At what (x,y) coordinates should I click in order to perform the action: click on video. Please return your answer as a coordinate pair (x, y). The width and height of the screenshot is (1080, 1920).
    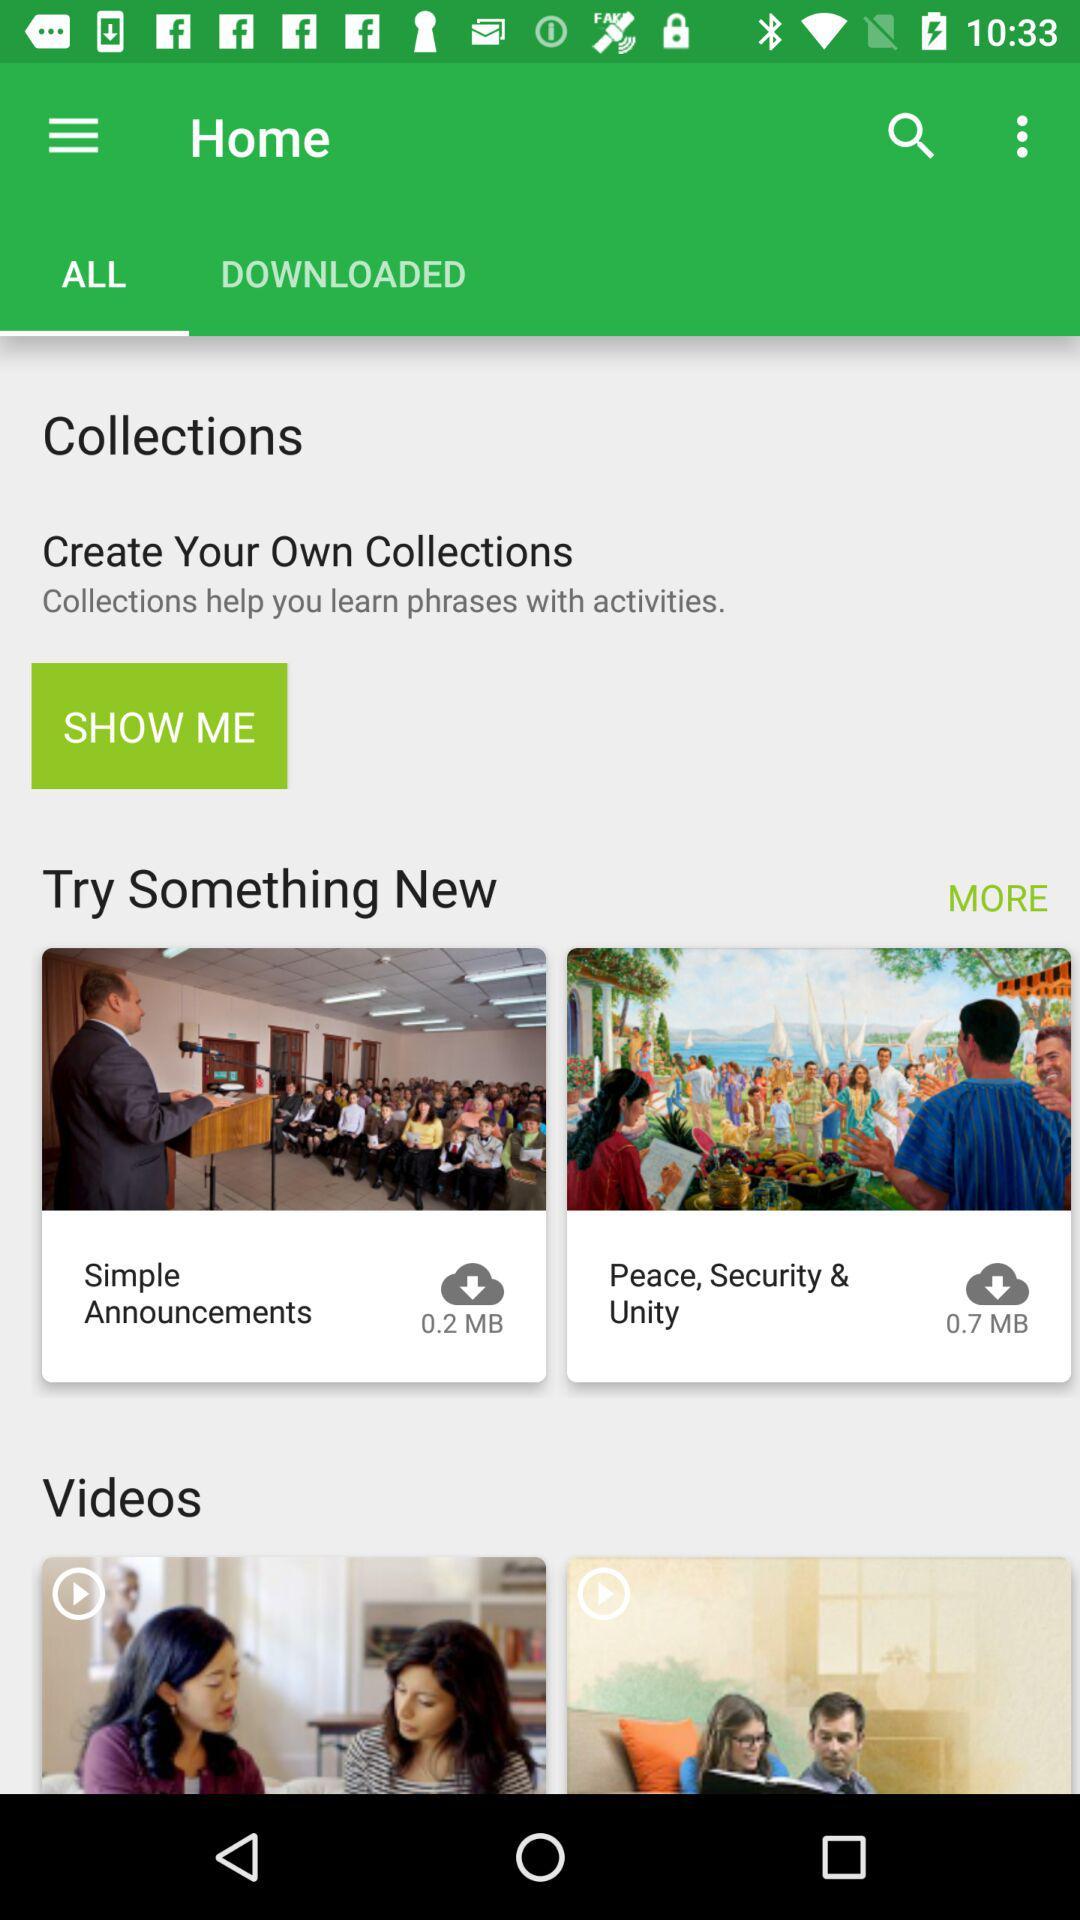
    Looking at the image, I should click on (818, 1675).